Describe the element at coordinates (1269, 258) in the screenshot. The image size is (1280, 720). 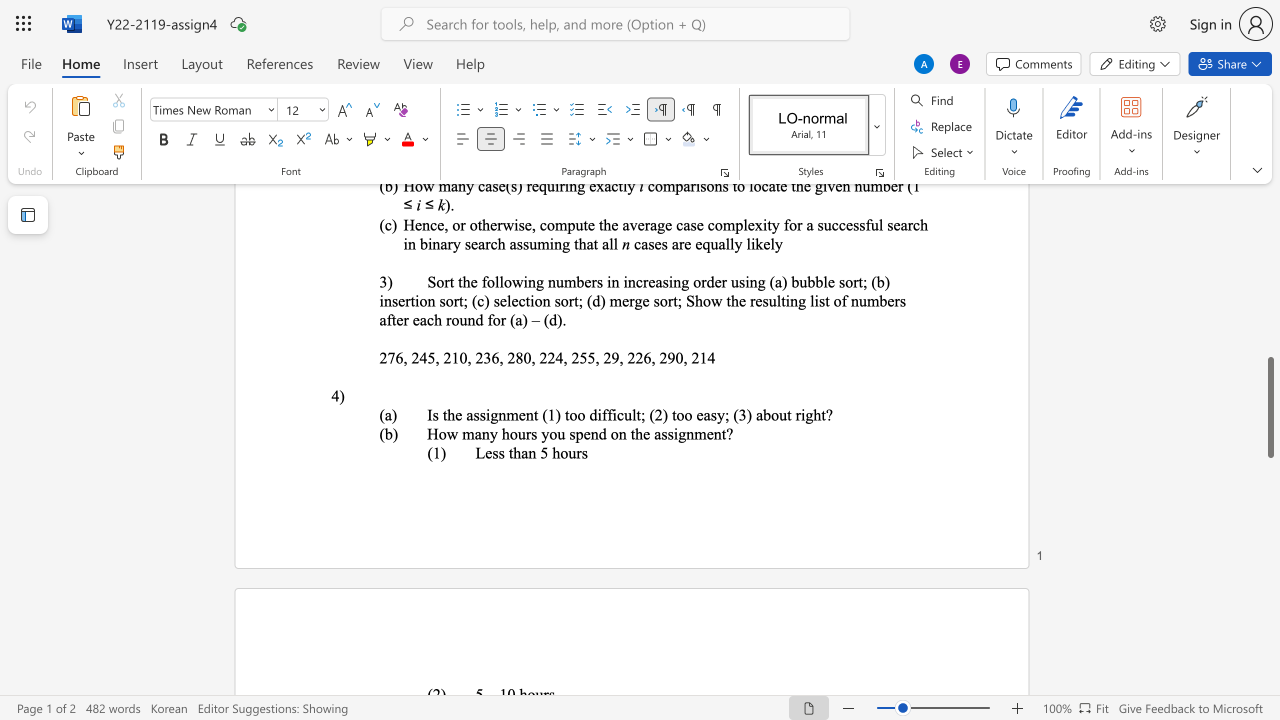
I see `the scrollbar to scroll upward` at that location.